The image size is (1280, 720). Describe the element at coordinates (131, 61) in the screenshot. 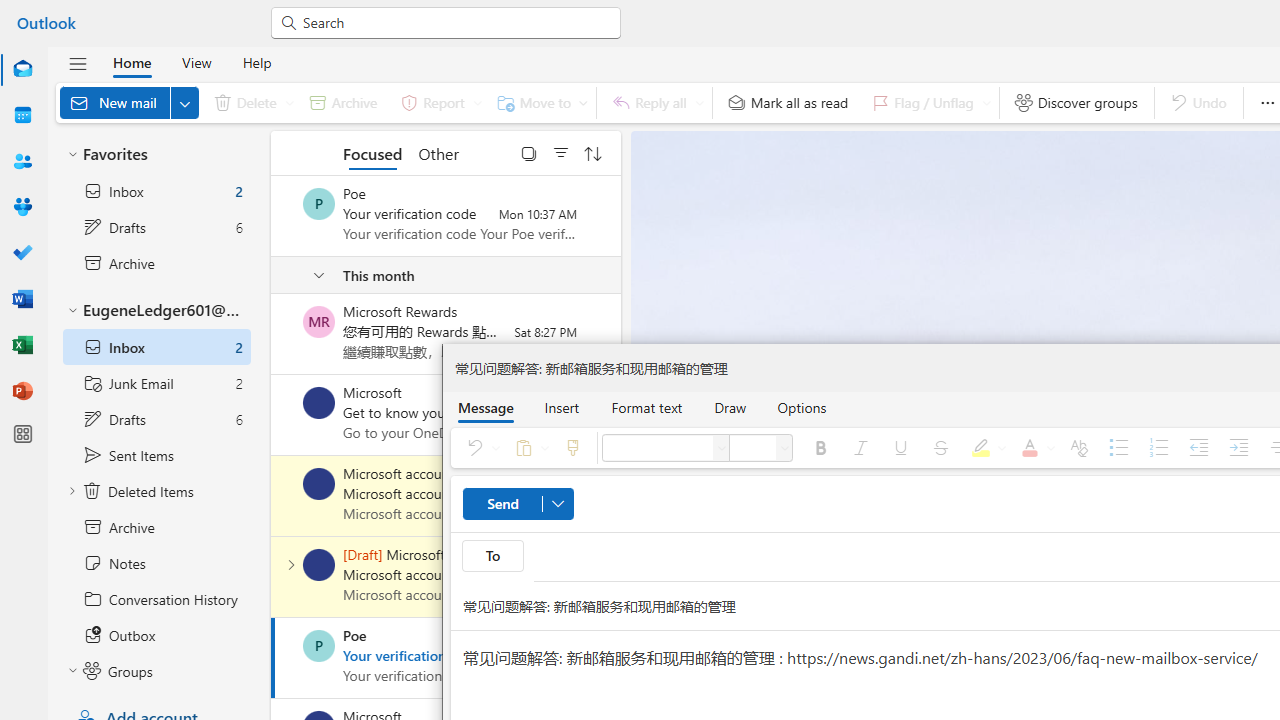

I see `'Home'` at that location.